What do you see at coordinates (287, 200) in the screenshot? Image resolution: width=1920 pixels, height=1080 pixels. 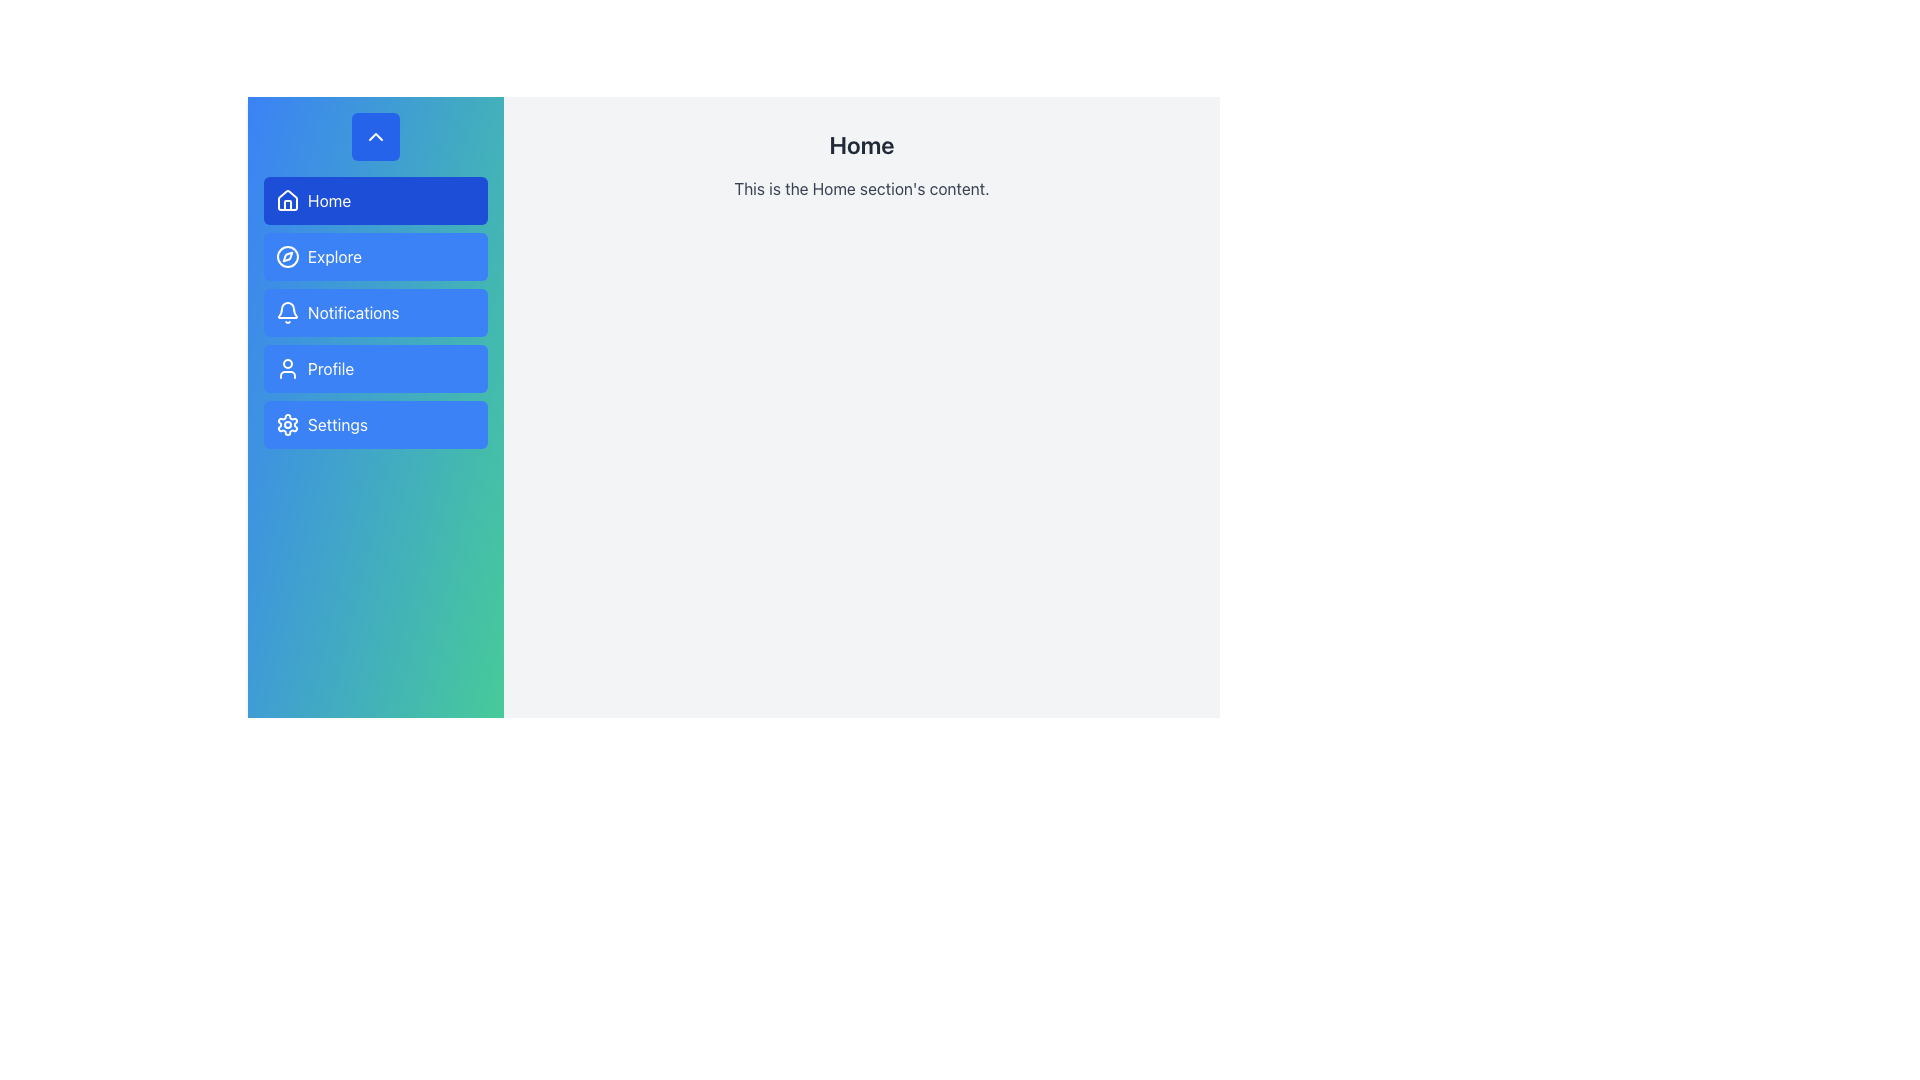 I see `the house icon located in the sidebar menu under the Home menu option` at bounding box center [287, 200].